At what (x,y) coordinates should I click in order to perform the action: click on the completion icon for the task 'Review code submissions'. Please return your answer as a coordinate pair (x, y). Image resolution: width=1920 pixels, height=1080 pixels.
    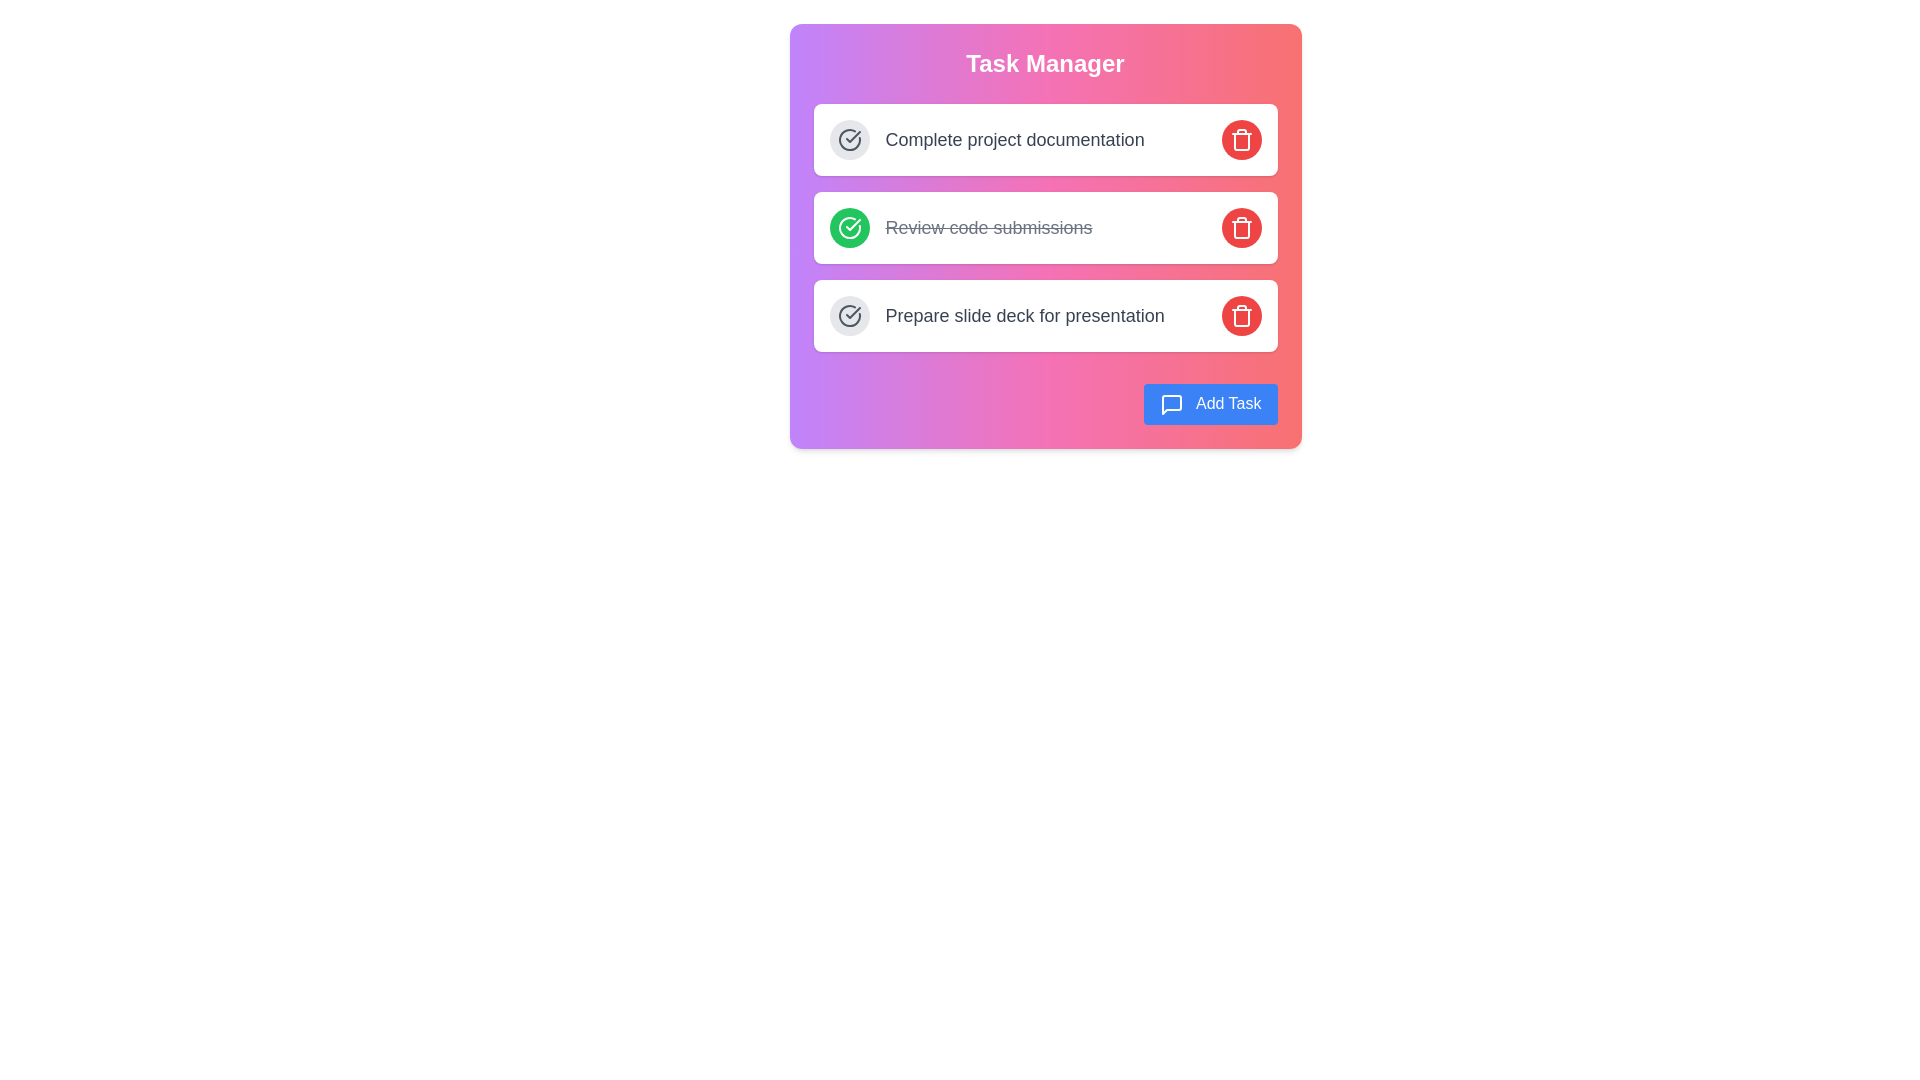
    Looking at the image, I should click on (849, 226).